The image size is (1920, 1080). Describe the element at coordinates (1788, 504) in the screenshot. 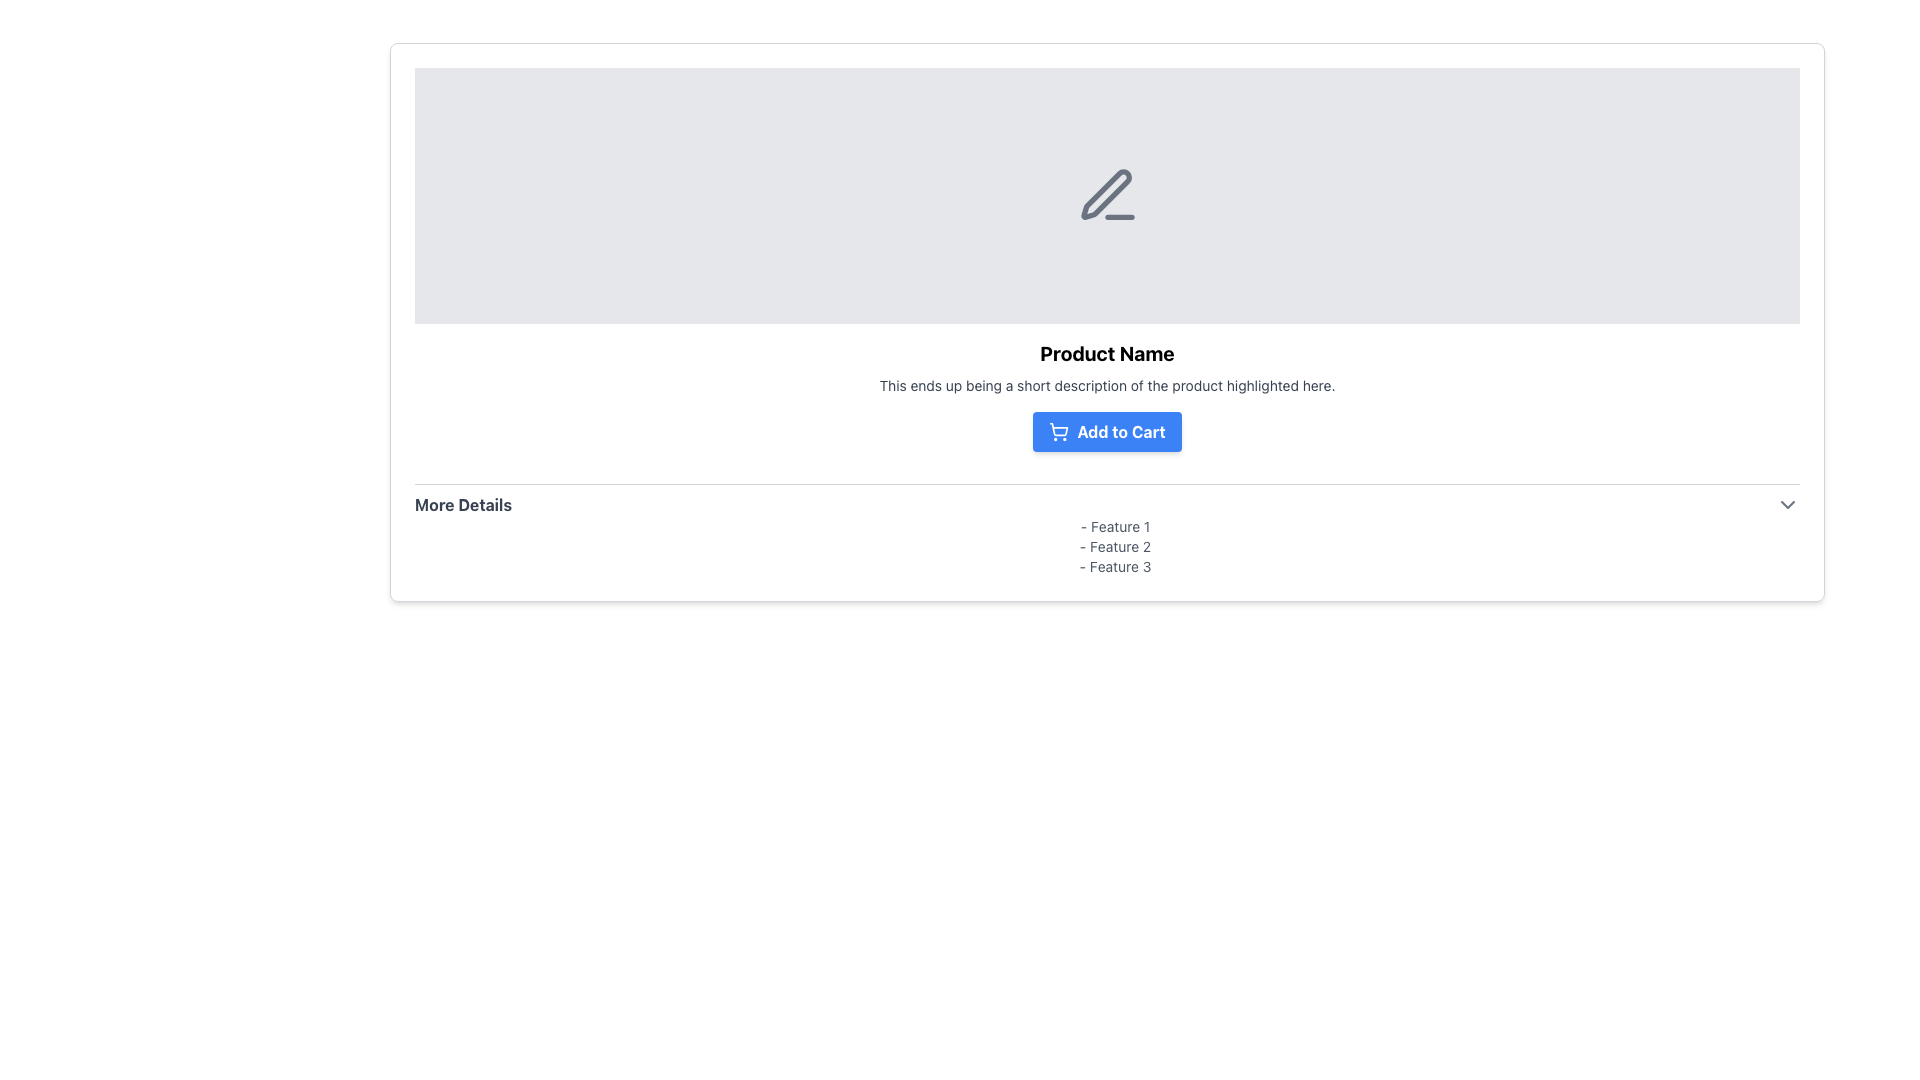

I see `the chevron SVG icon located on the far right side of the 'More Details' section` at that location.